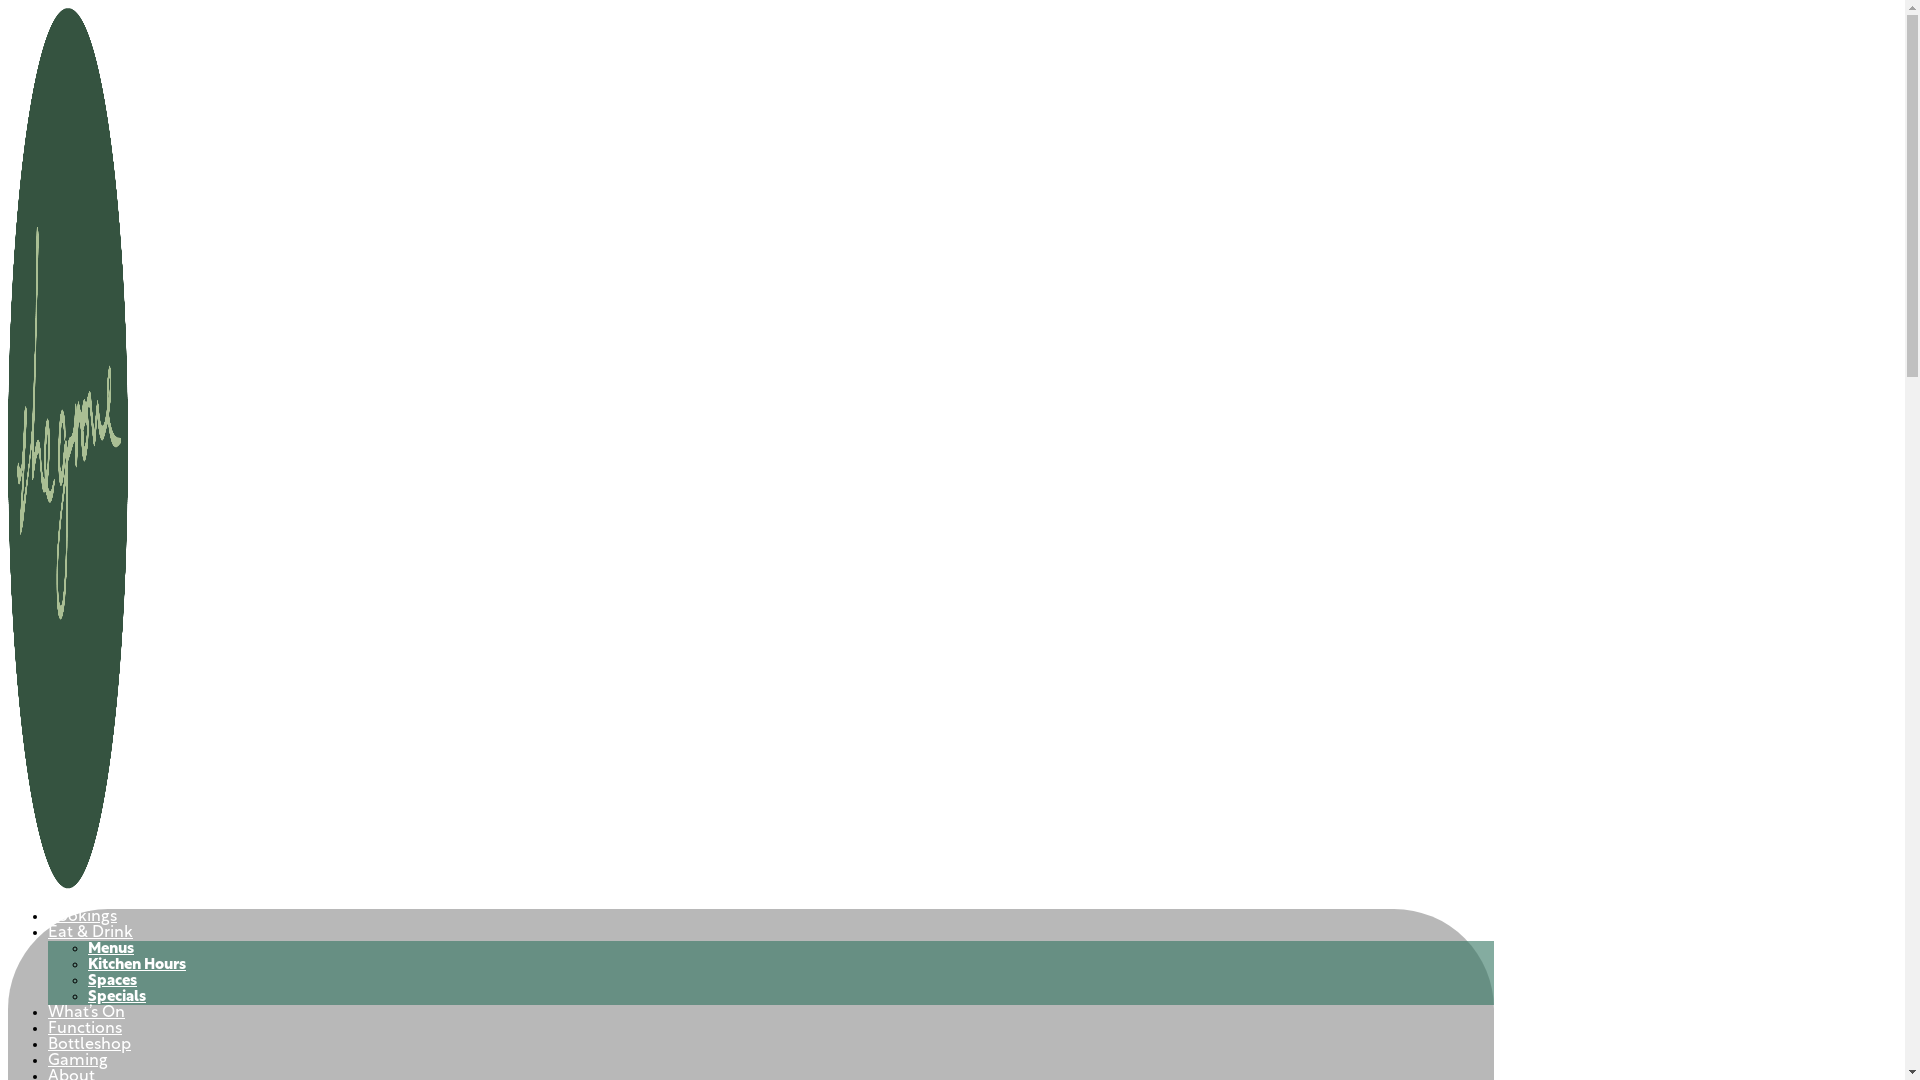 The width and height of the screenshot is (1920, 1080). What do you see at coordinates (81, 917) in the screenshot?
I see `'Bookings'` at bounding box center [81, 917].